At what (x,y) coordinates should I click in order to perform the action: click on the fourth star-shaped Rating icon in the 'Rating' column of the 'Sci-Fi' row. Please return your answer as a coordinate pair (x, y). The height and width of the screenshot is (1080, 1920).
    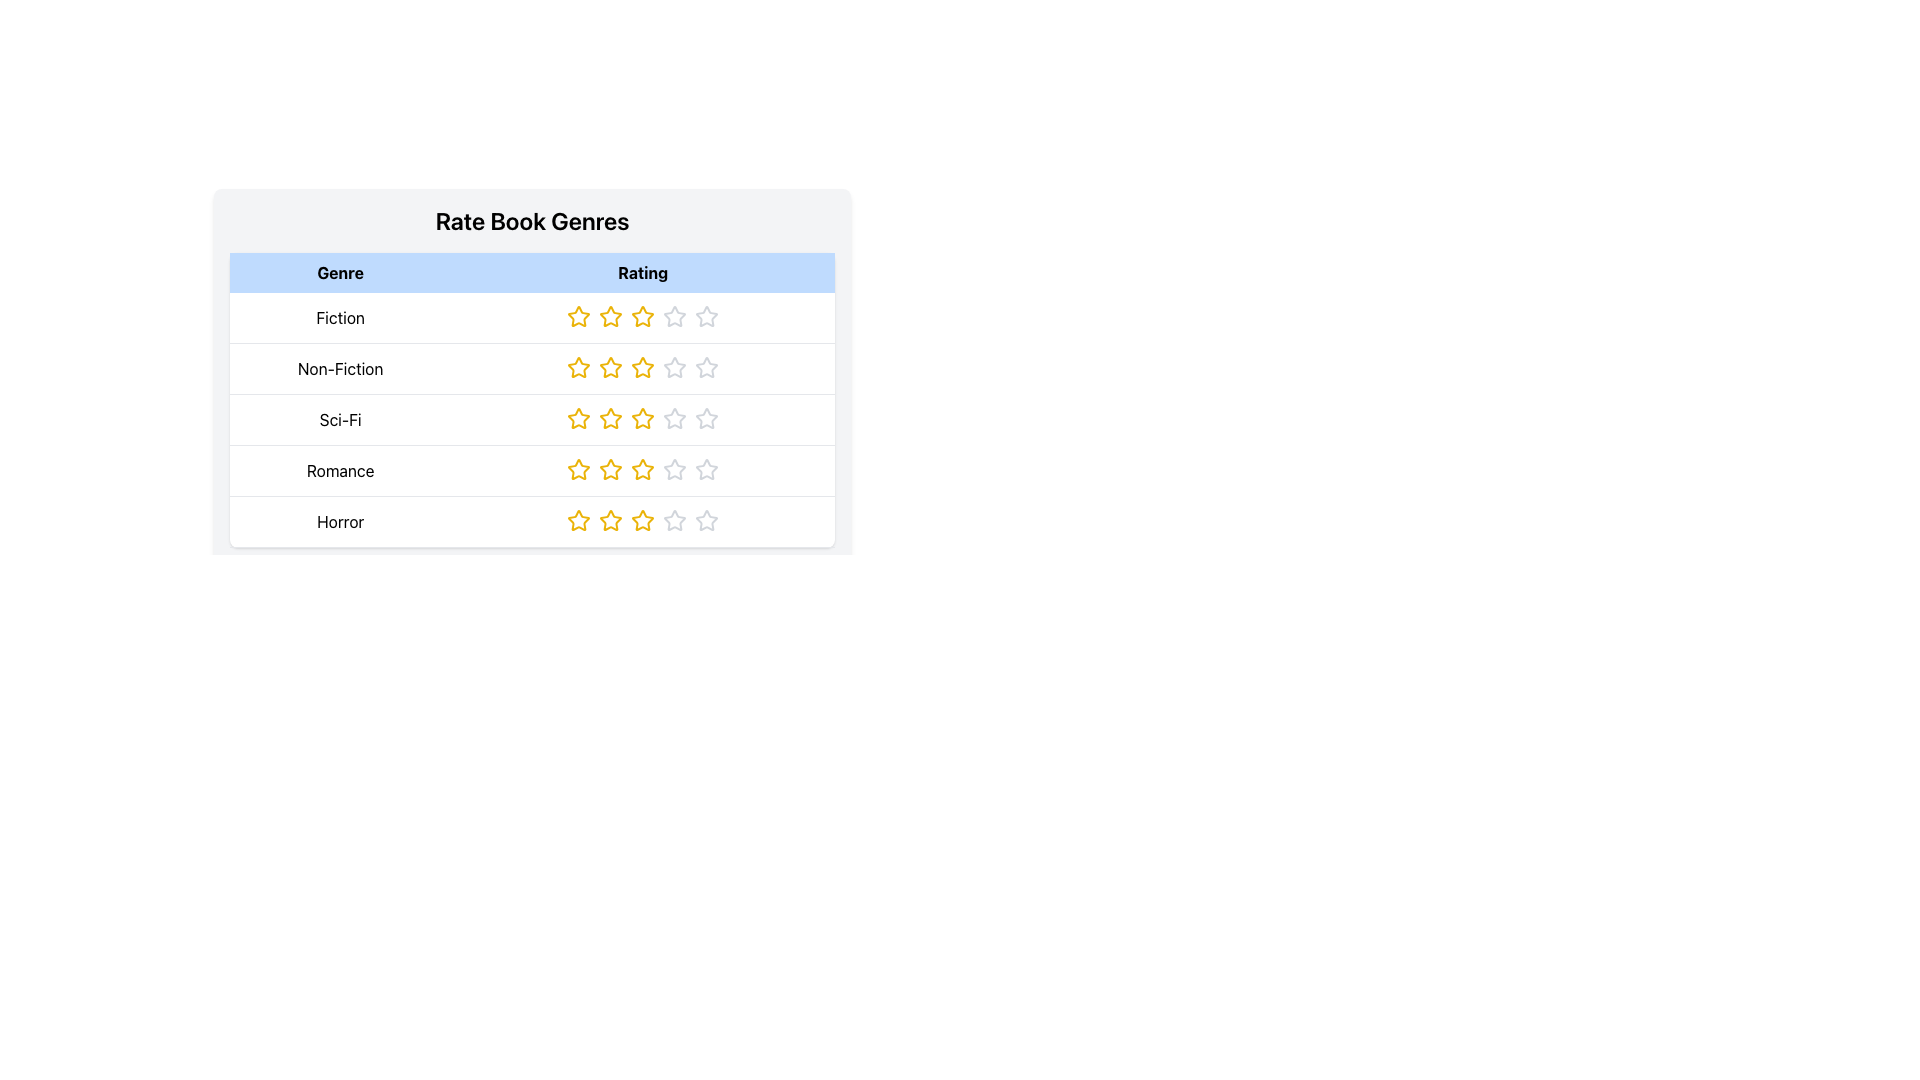
    Looking at the image, I should click on (675, 418).